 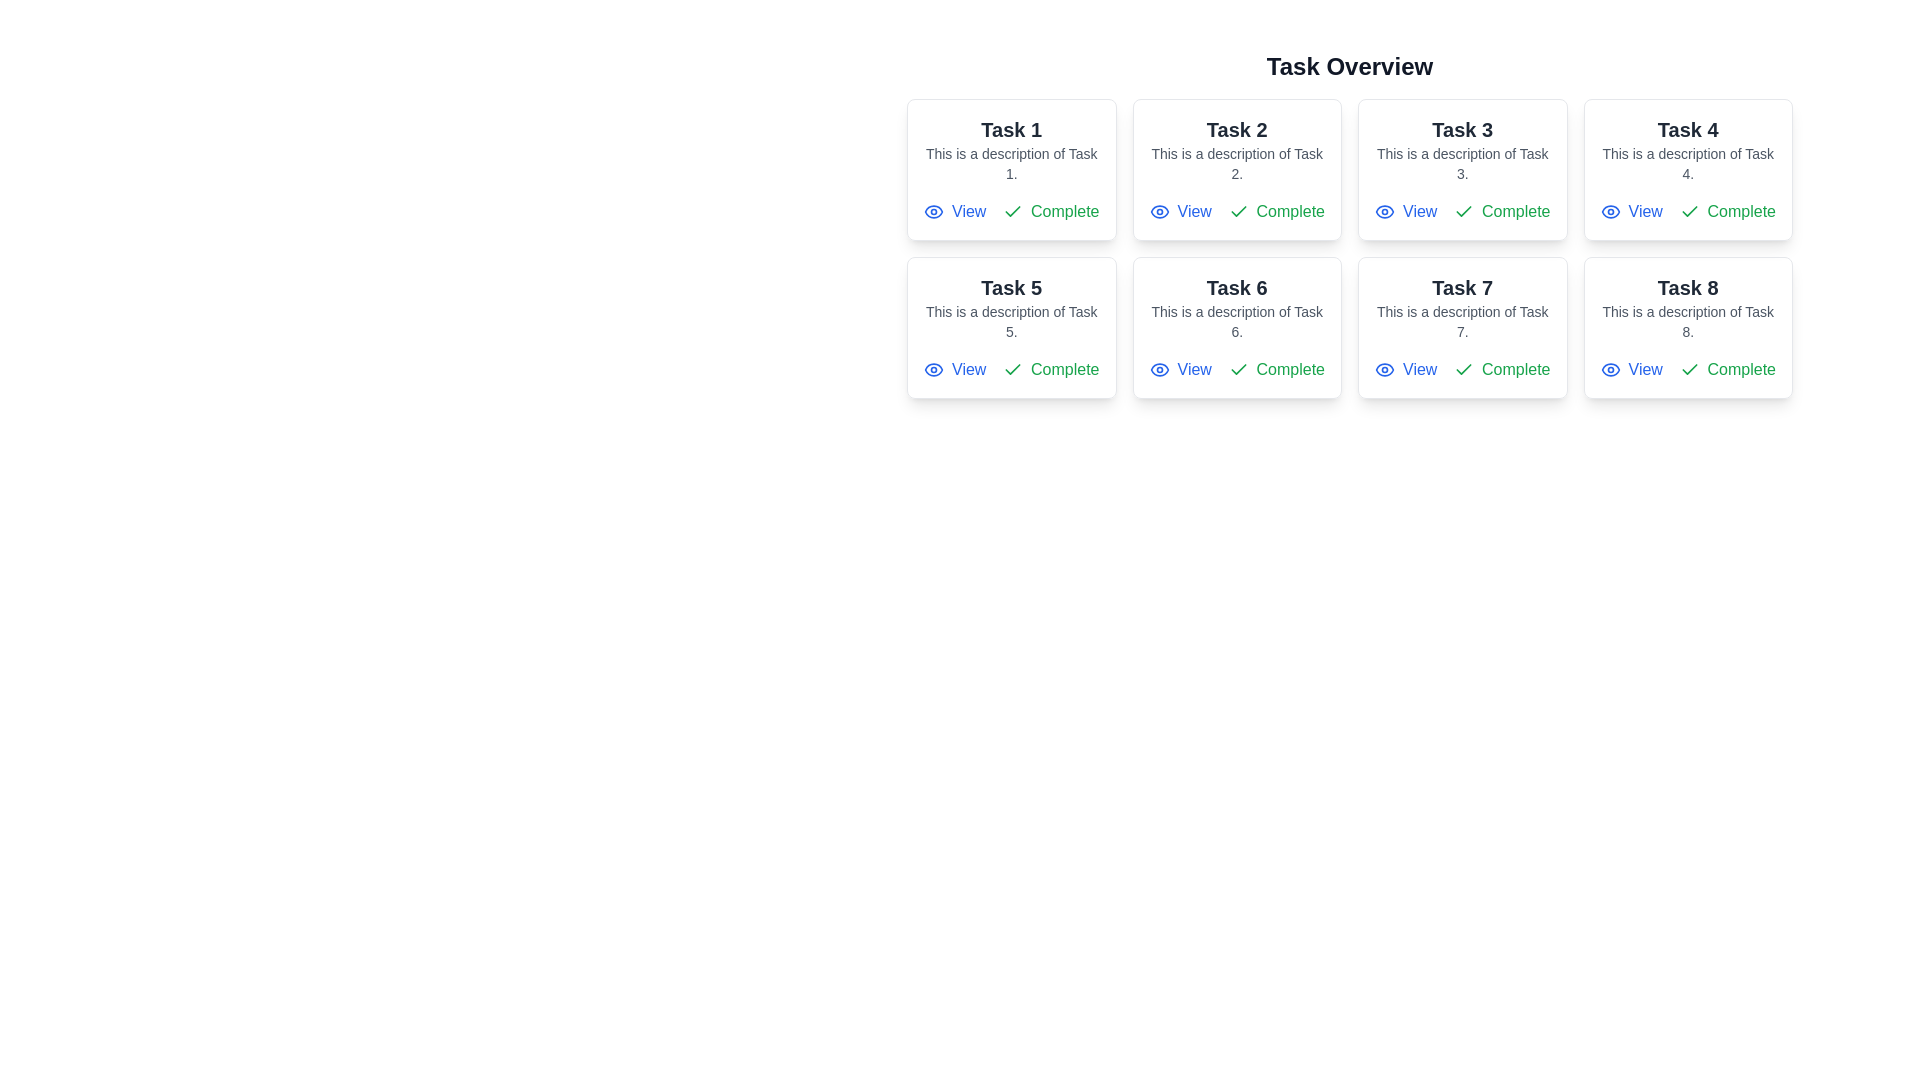 What do you see at coordinates (1610, 370) in the screenshot?
I see `the 'View' icon located in the bottom-right card of the grid layout, positioned before the 'View' text and above the 'Complete' text` at bounding box center [1610, 370].